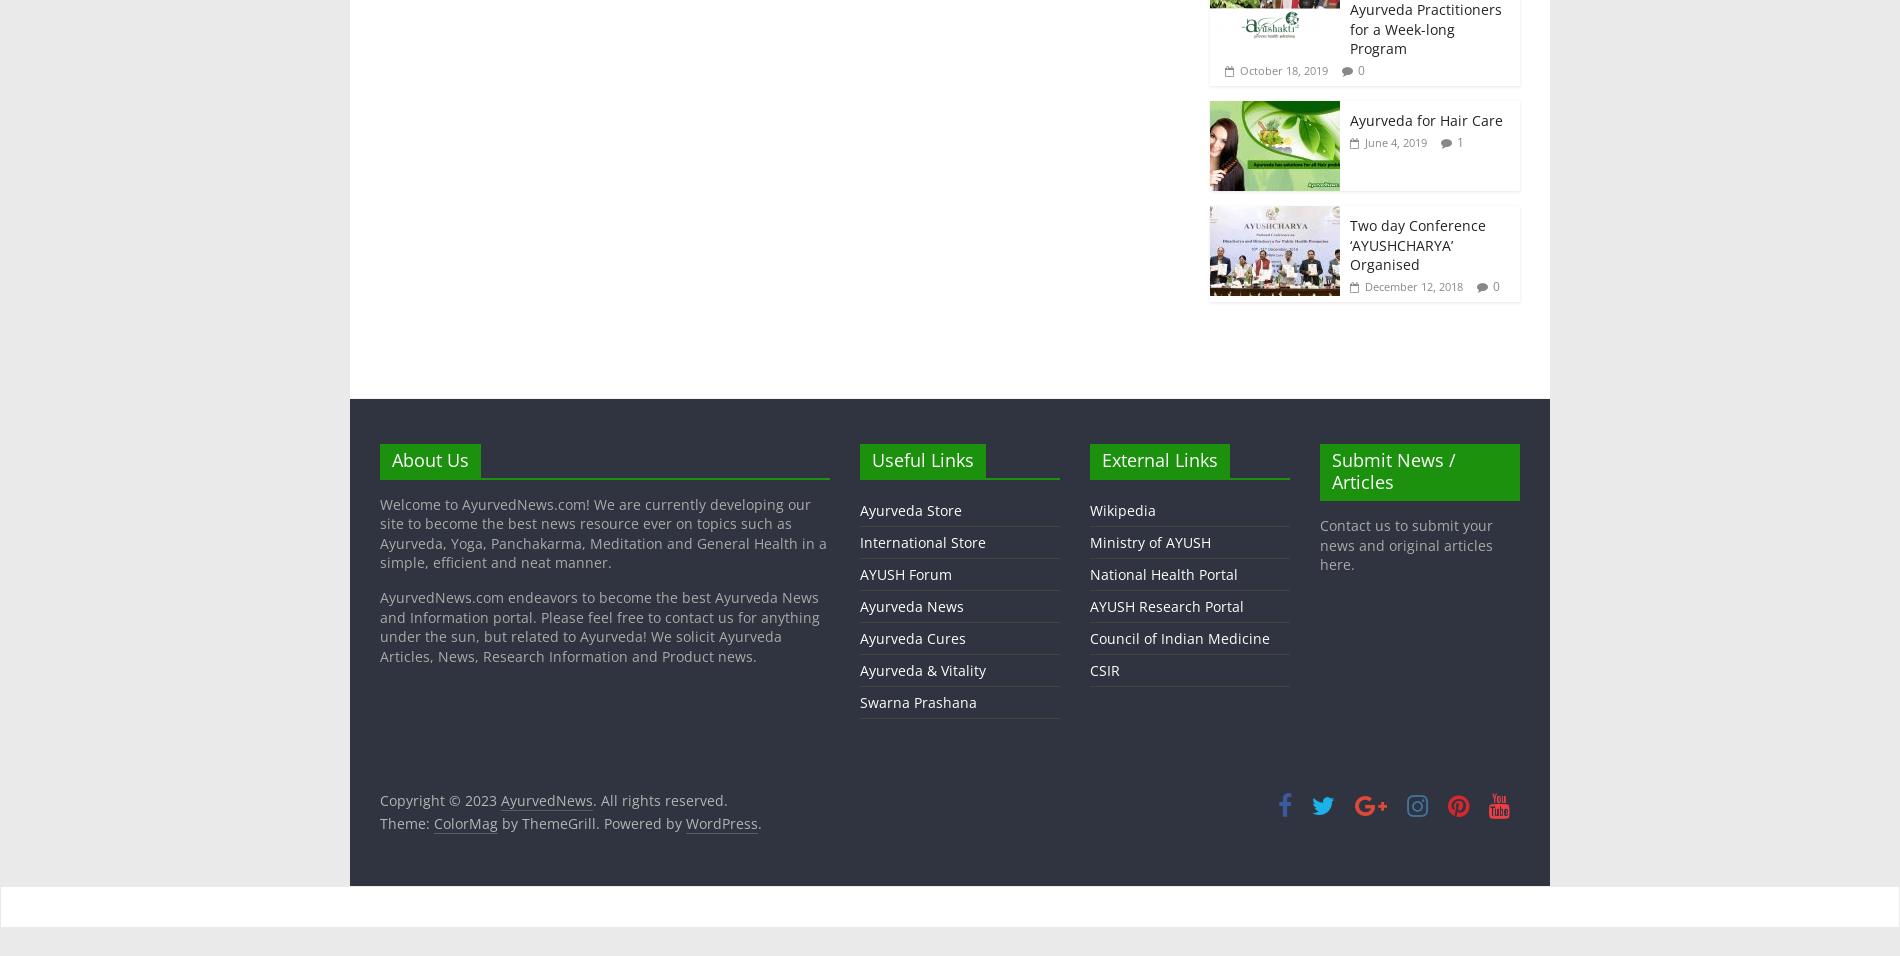 The width and height of the screenshot is (1900, 956). What do you see at coordinates (1426, 120) in the screenshot?
I see `'Ayurveda for Hair Care'` at bounding box center [1426, 120].